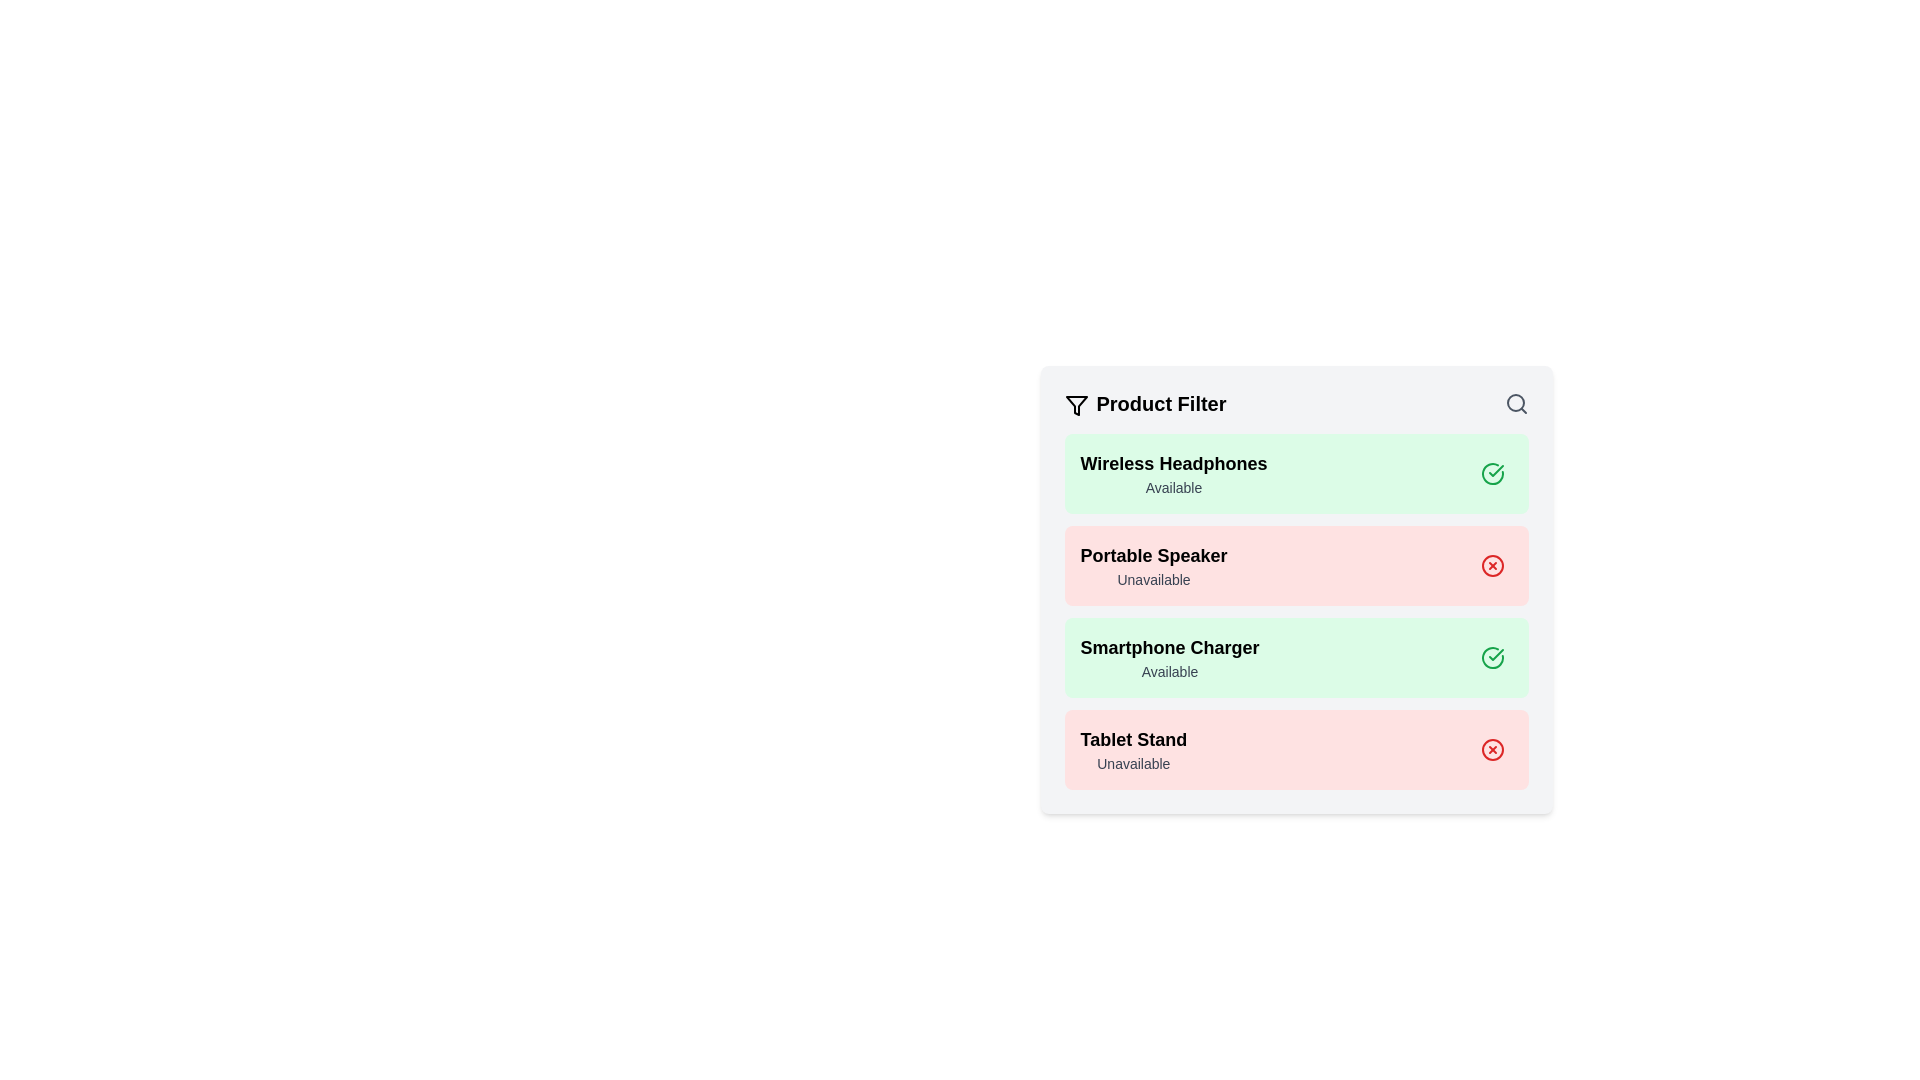 This screenshot has height=1080, width=1920. What do you see at coordinates (1492, 474) in the screenshot?
I see `the Status indicator icon located at the far right of the 'Wireless Headphones' row in the product filter interface, which indicates the item's availability status` at bounding box center [1492, 474].